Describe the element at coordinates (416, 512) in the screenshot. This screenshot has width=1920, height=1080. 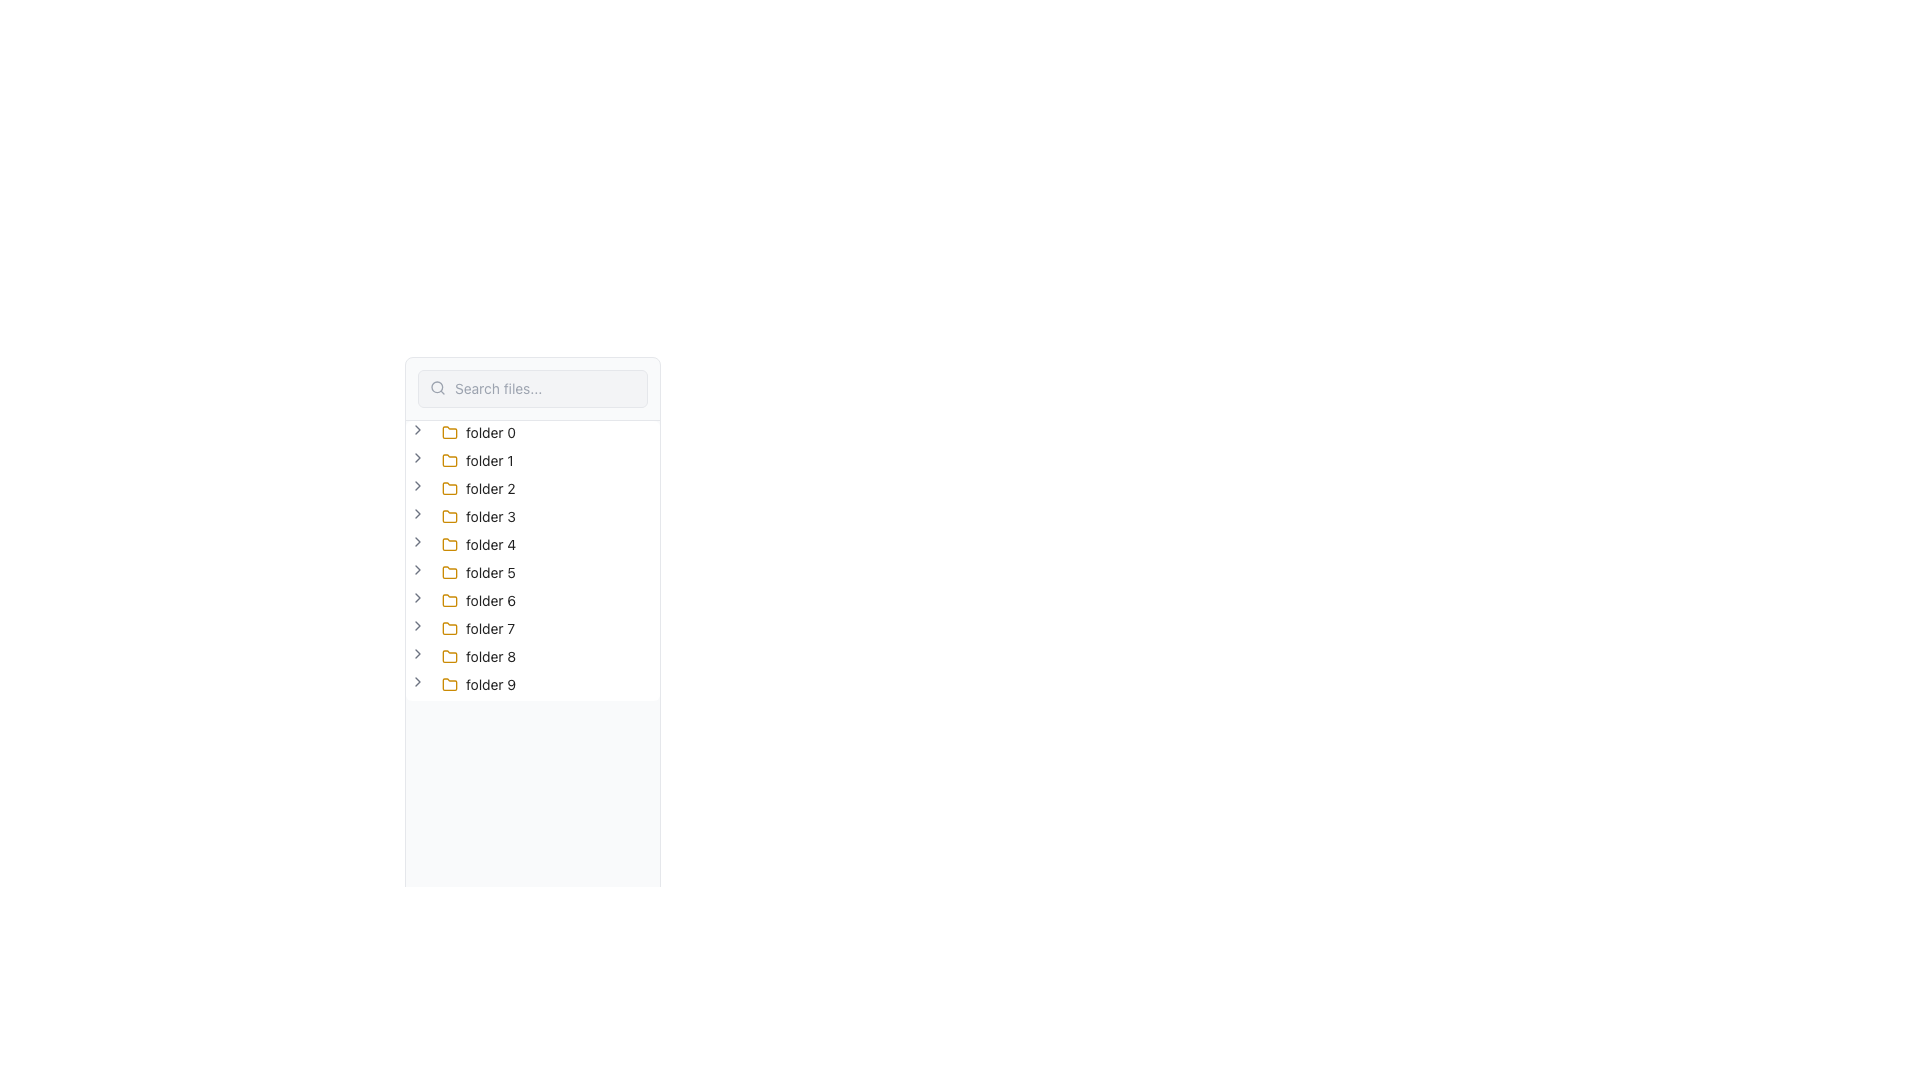
I see `the gray chevron icon pointing to the right, located to the left of the 'folder 3' label` at that location.